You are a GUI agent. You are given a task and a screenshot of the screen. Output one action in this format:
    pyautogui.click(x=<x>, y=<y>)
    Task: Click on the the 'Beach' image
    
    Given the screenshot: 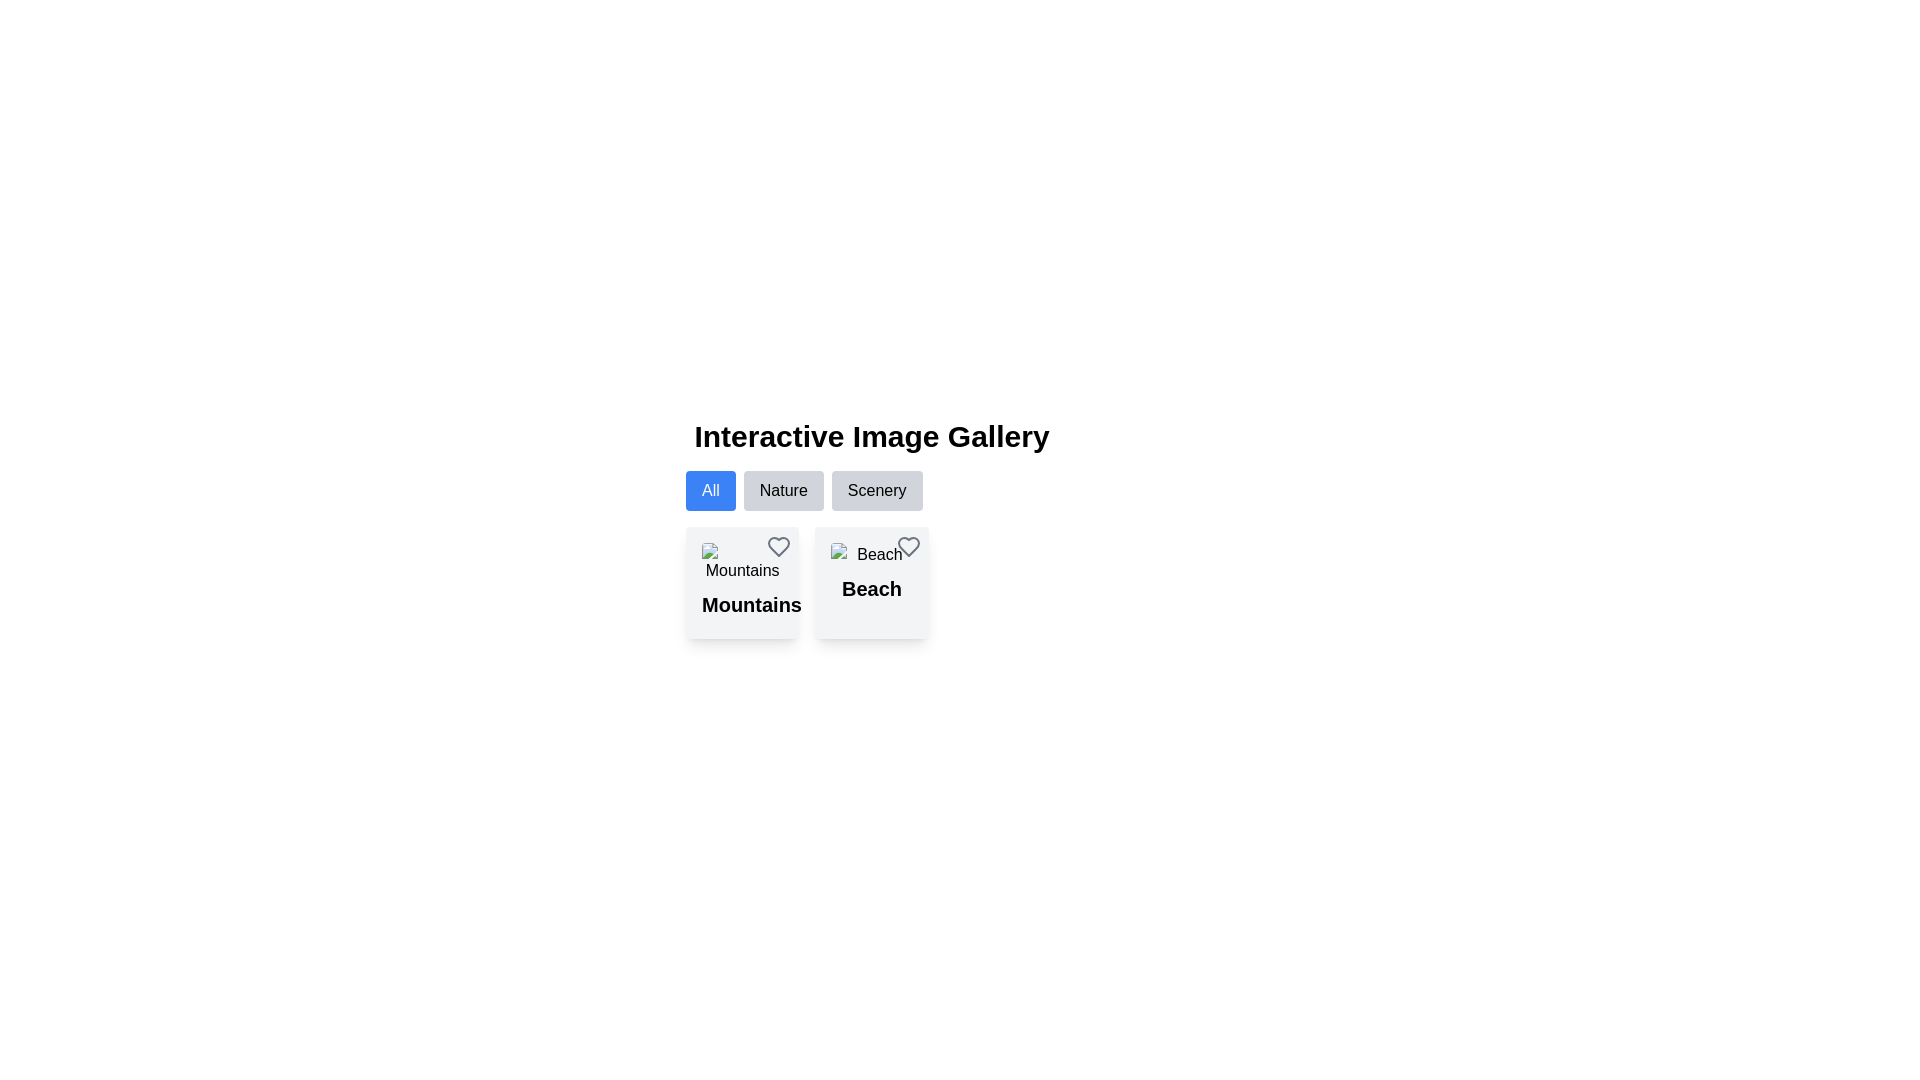 What is the action you would take?
    pyautogui.click(x=872, y=555)
    